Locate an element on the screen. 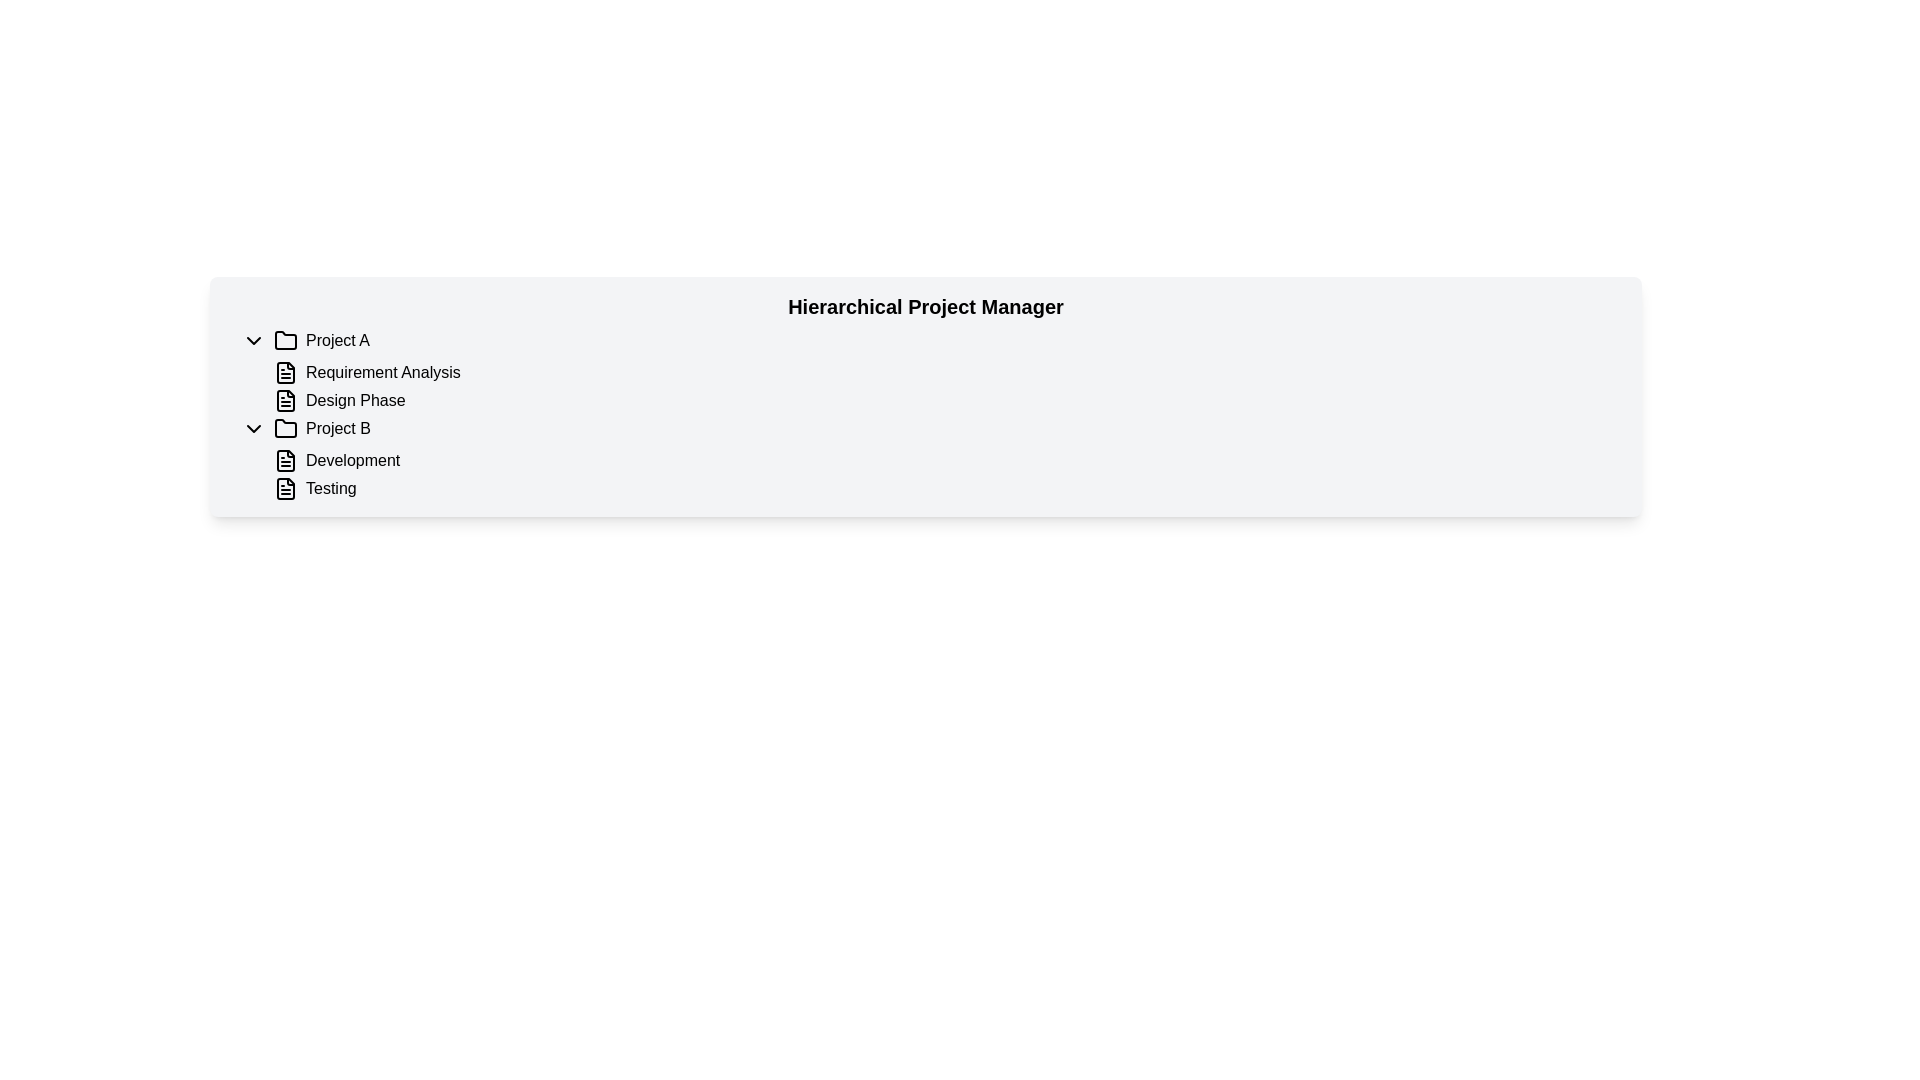 This screenshot has height=1080, width=1920. the text label for 'Project B' within the hierarchical project management interface for navigation is located at coordinates (338, 427).